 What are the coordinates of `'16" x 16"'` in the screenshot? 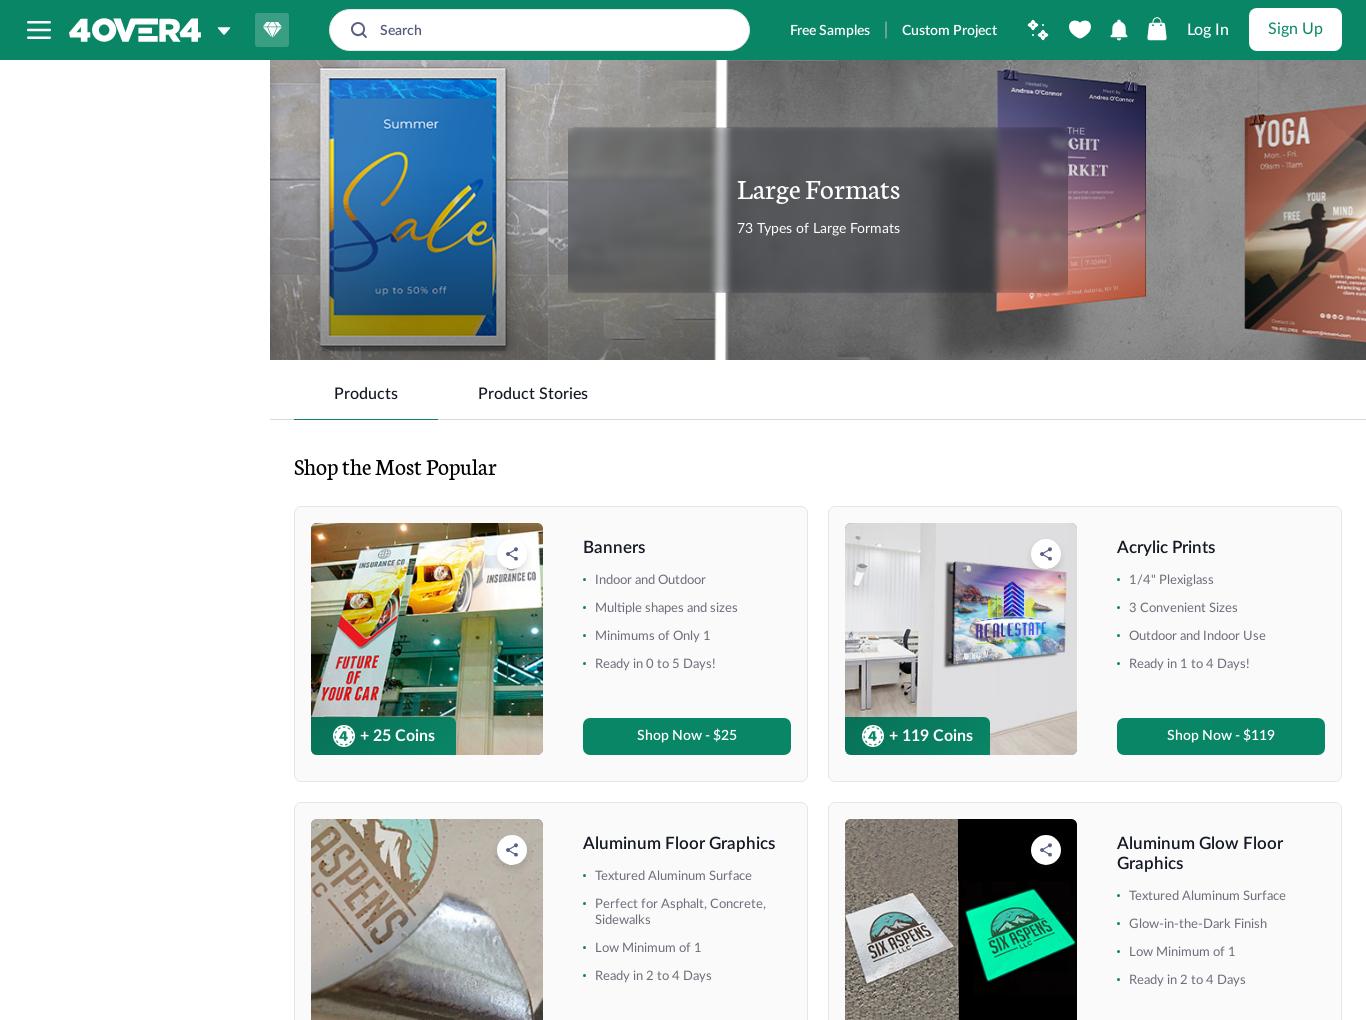 It's located at (82, 768).